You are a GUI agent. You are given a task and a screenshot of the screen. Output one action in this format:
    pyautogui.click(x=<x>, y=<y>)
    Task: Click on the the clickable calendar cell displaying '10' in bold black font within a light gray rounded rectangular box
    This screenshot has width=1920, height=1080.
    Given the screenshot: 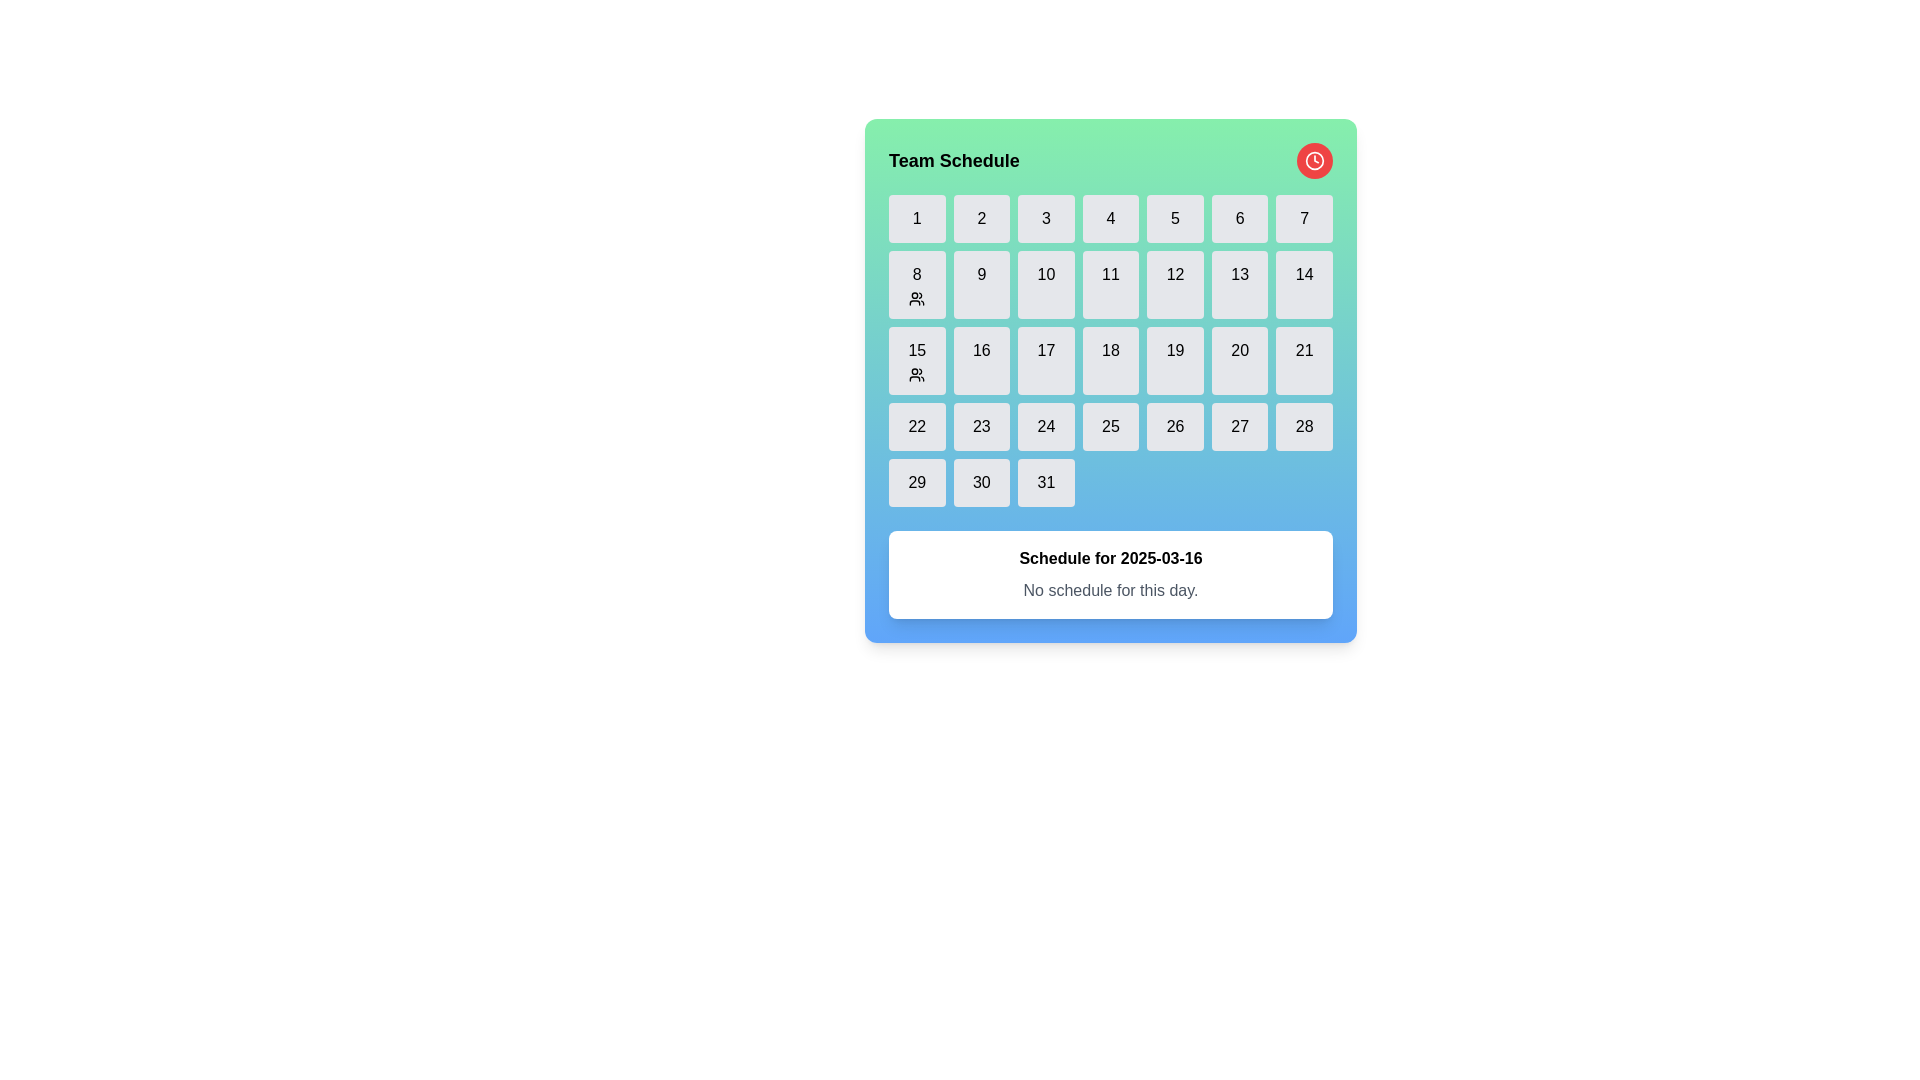 What is the action you would take?
    pyautogui.click(x=1045, y=274)
    